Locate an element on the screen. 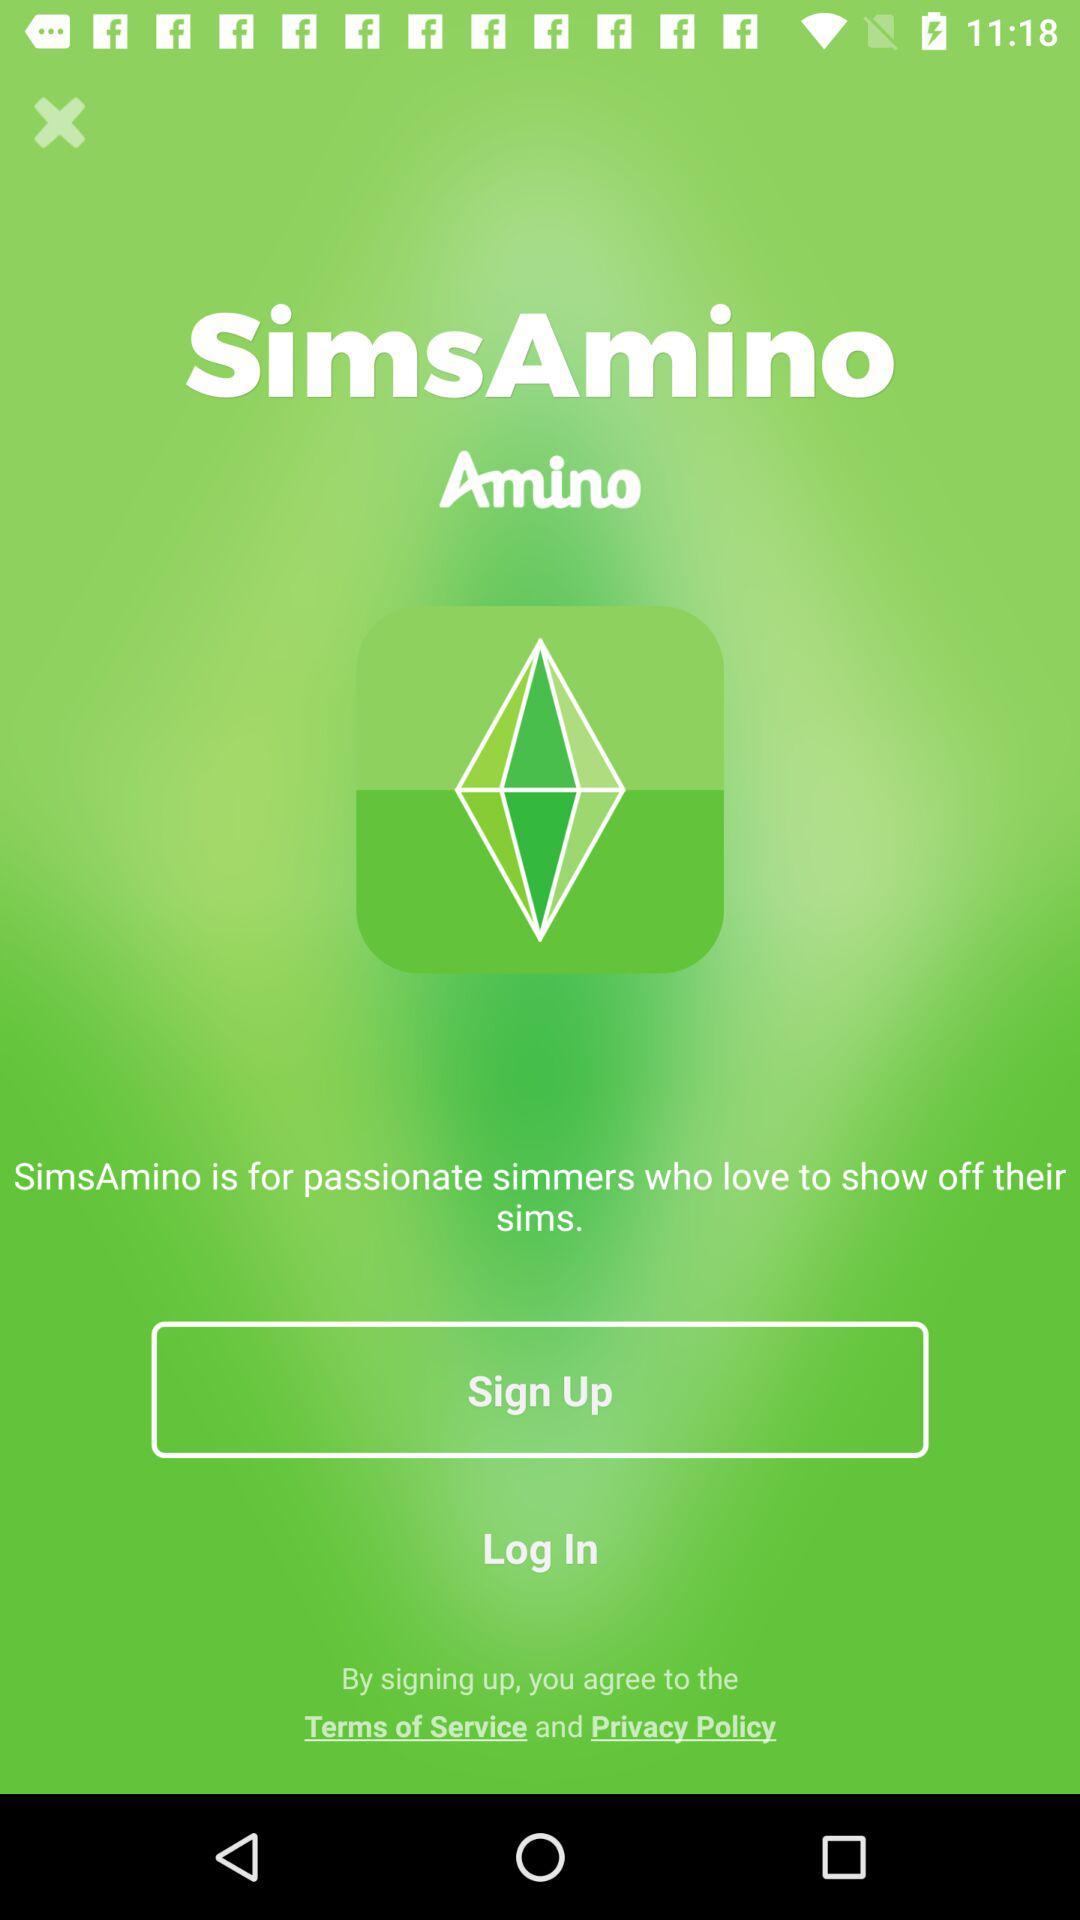 Image resolution: width=1080 pixels, height=1920 pixels. icon below the sign up button is located at coordinates (540, 1546).